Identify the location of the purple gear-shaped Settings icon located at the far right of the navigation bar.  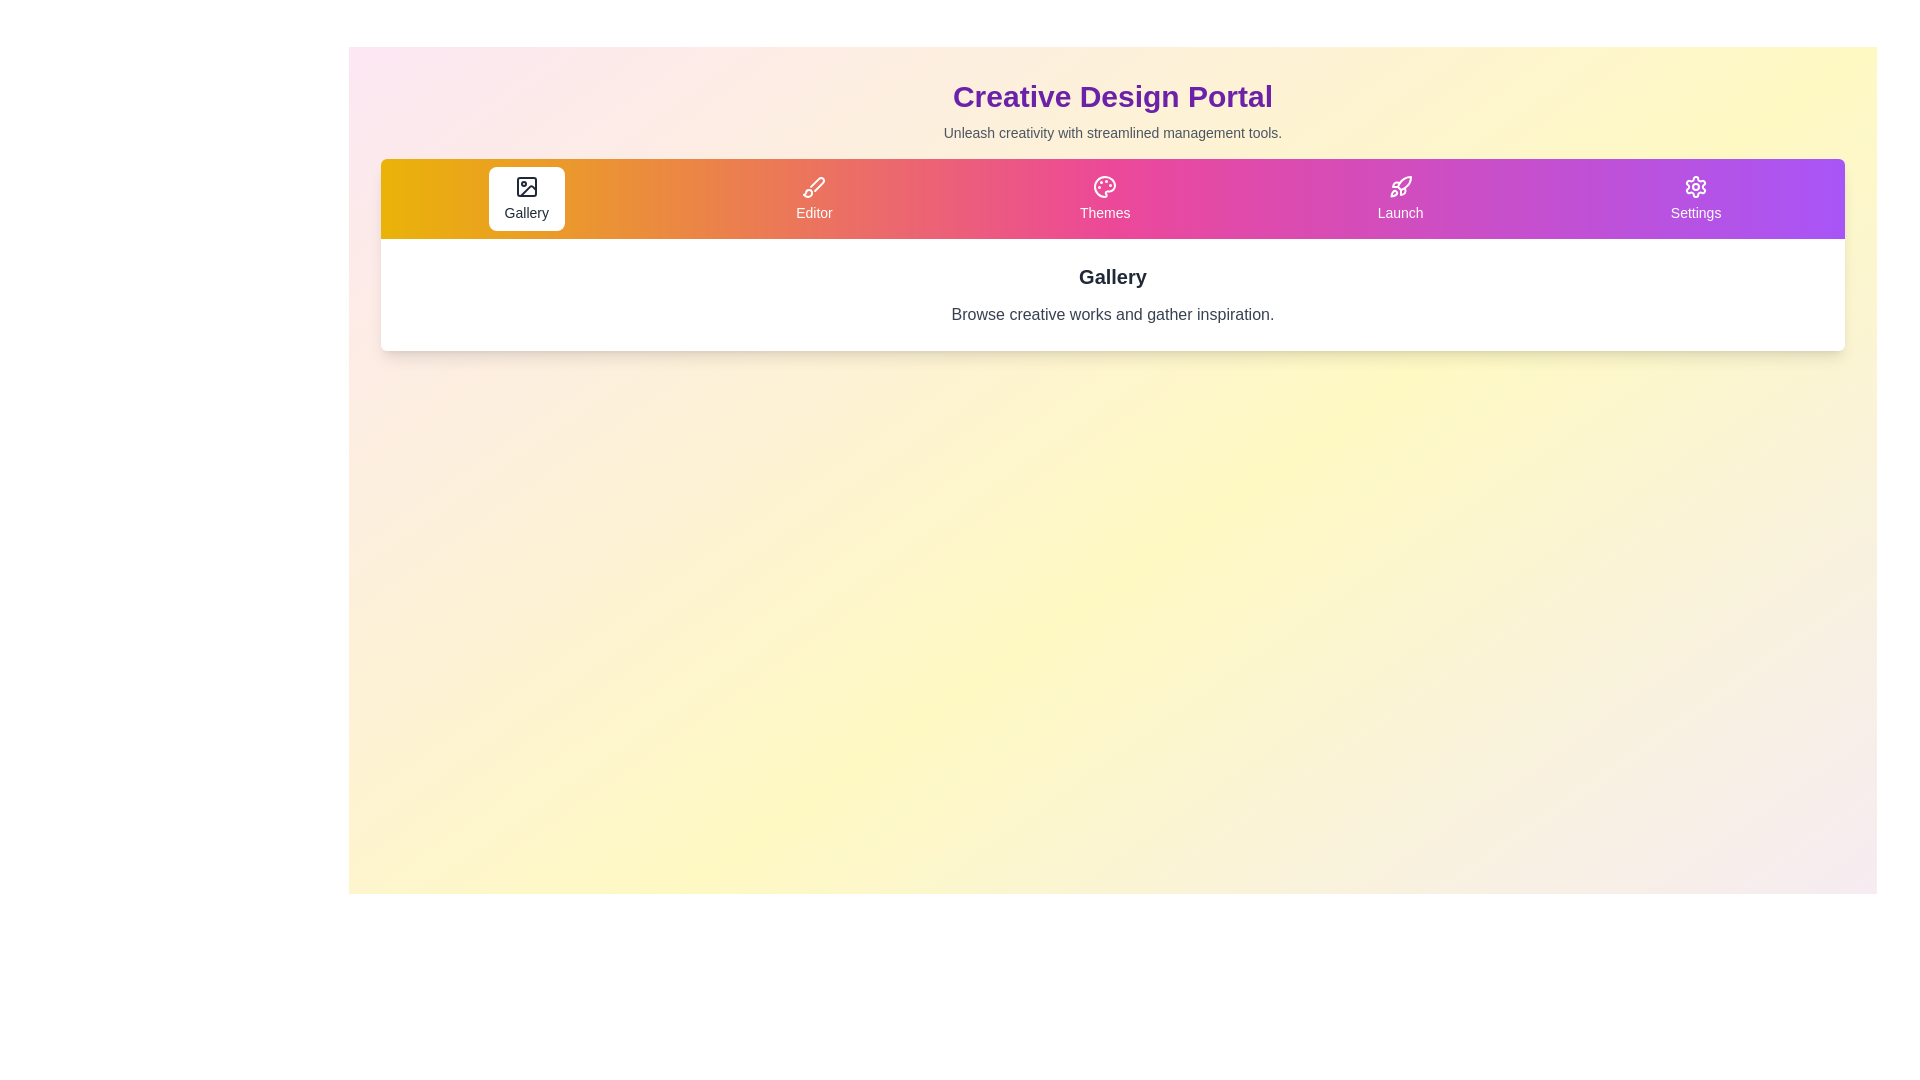
(1695, 186).